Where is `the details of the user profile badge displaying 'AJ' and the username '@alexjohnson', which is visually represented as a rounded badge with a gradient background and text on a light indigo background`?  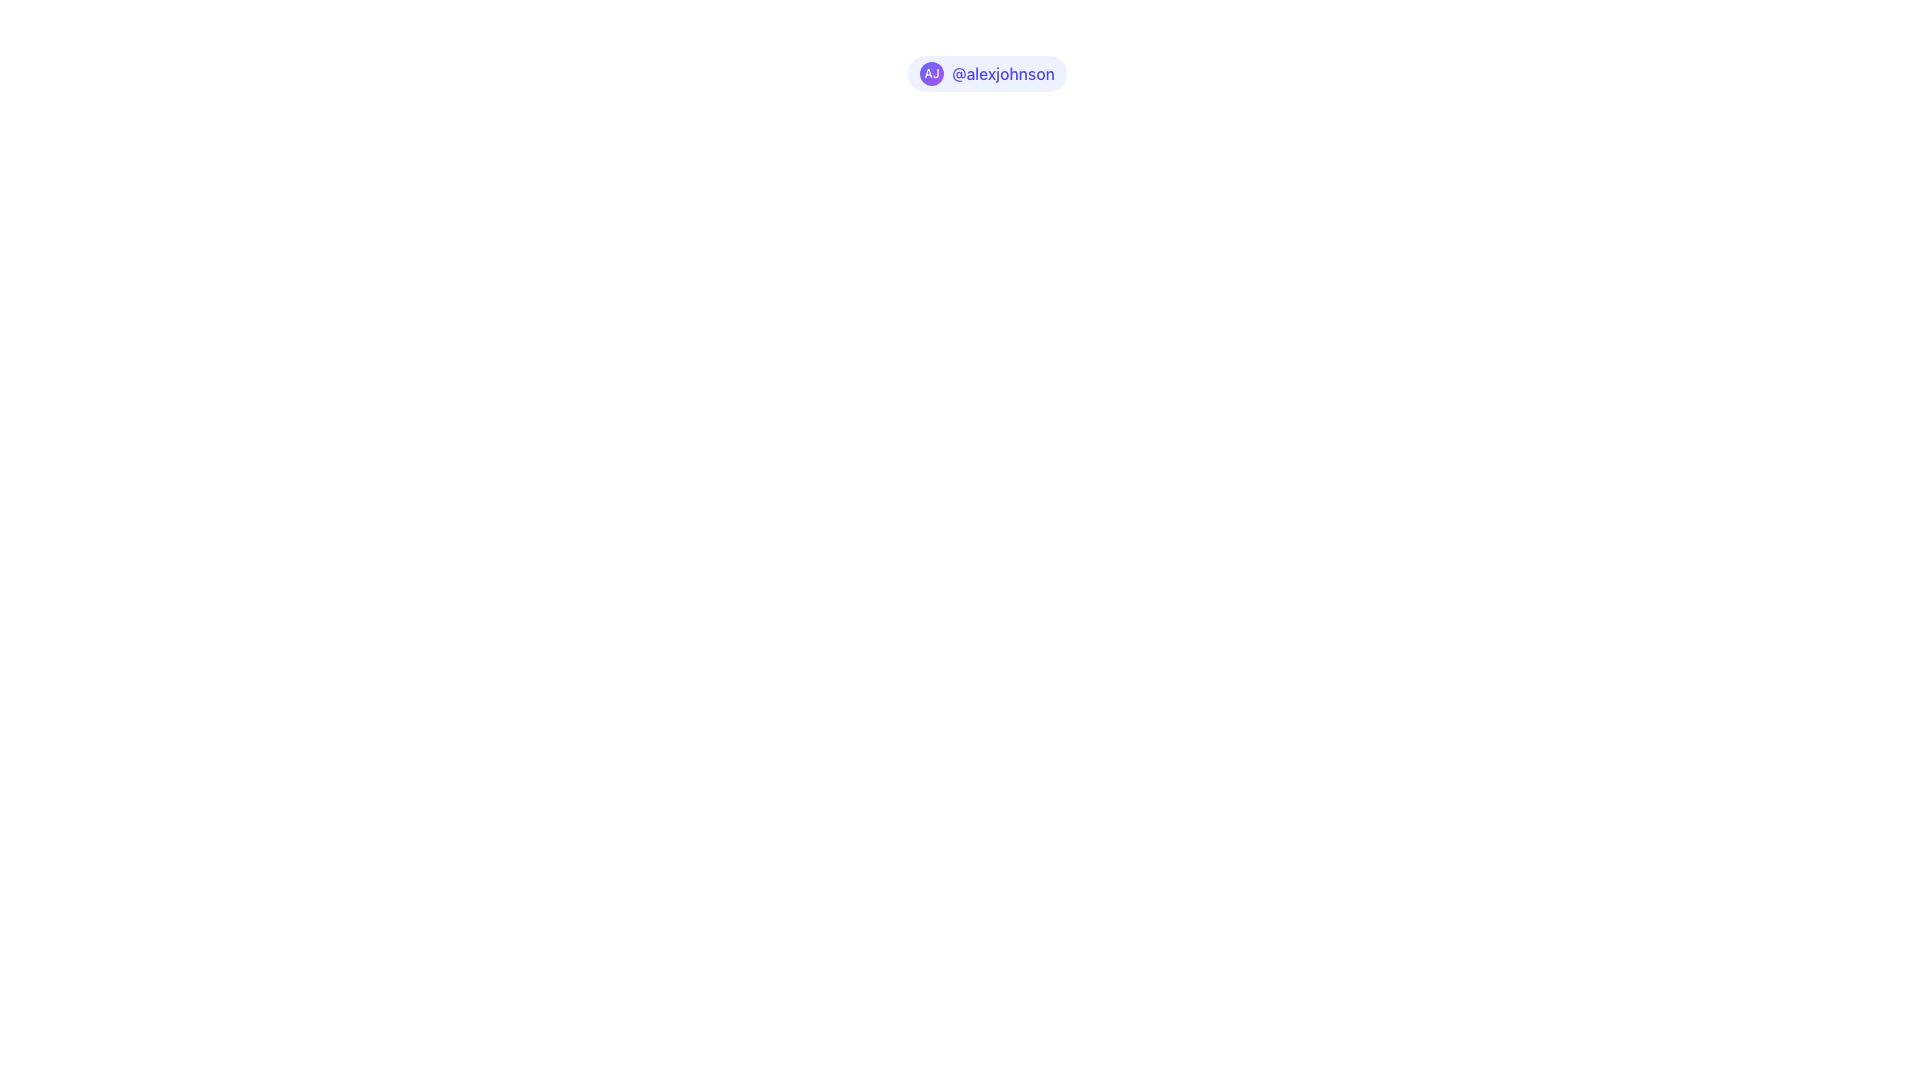
the details of the user profile badge displaying 'AJ' and the username '@alexjohnson', which is visually represented as a rounded badge with a gradient background and text on a light indigo background is located at coordinates (987, 72).